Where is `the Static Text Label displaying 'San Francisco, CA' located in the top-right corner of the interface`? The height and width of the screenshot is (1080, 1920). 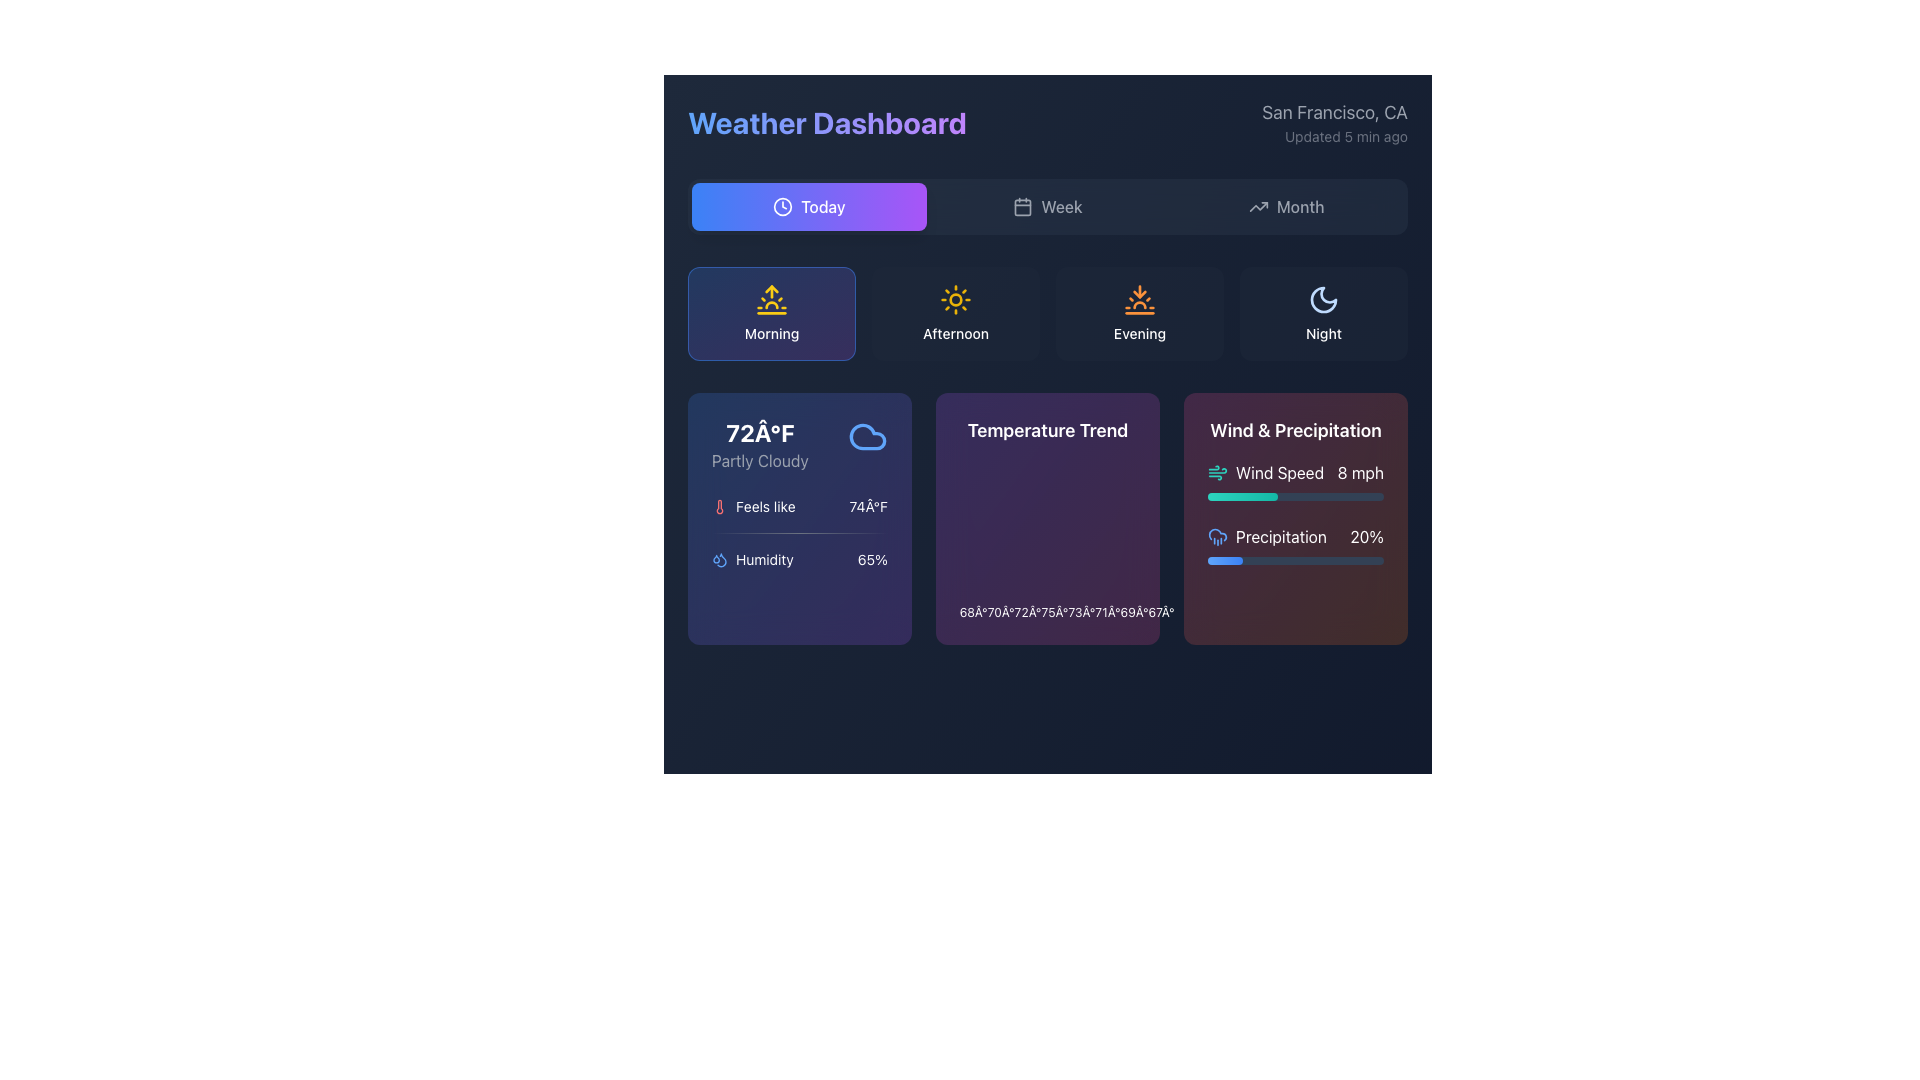 the Static Text Label displaying 'San Francisco, CA' located in the top-right corner of the interface is located at coordinates (1335, 112).